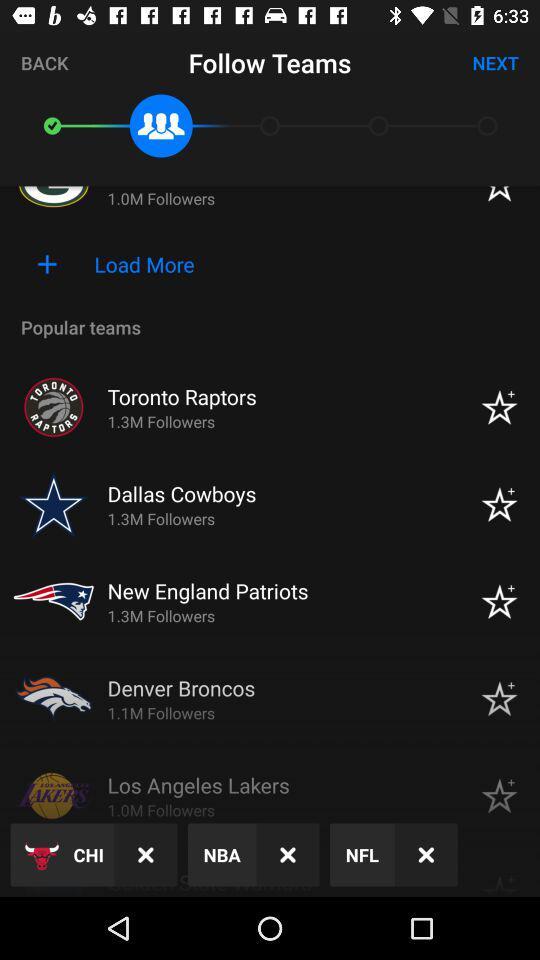 The height and width of the screenshot is (960, 540). What do you see at coordinates (286, 853) in the screenshot?
I see `the close icon` at bounding box center [286, 853].